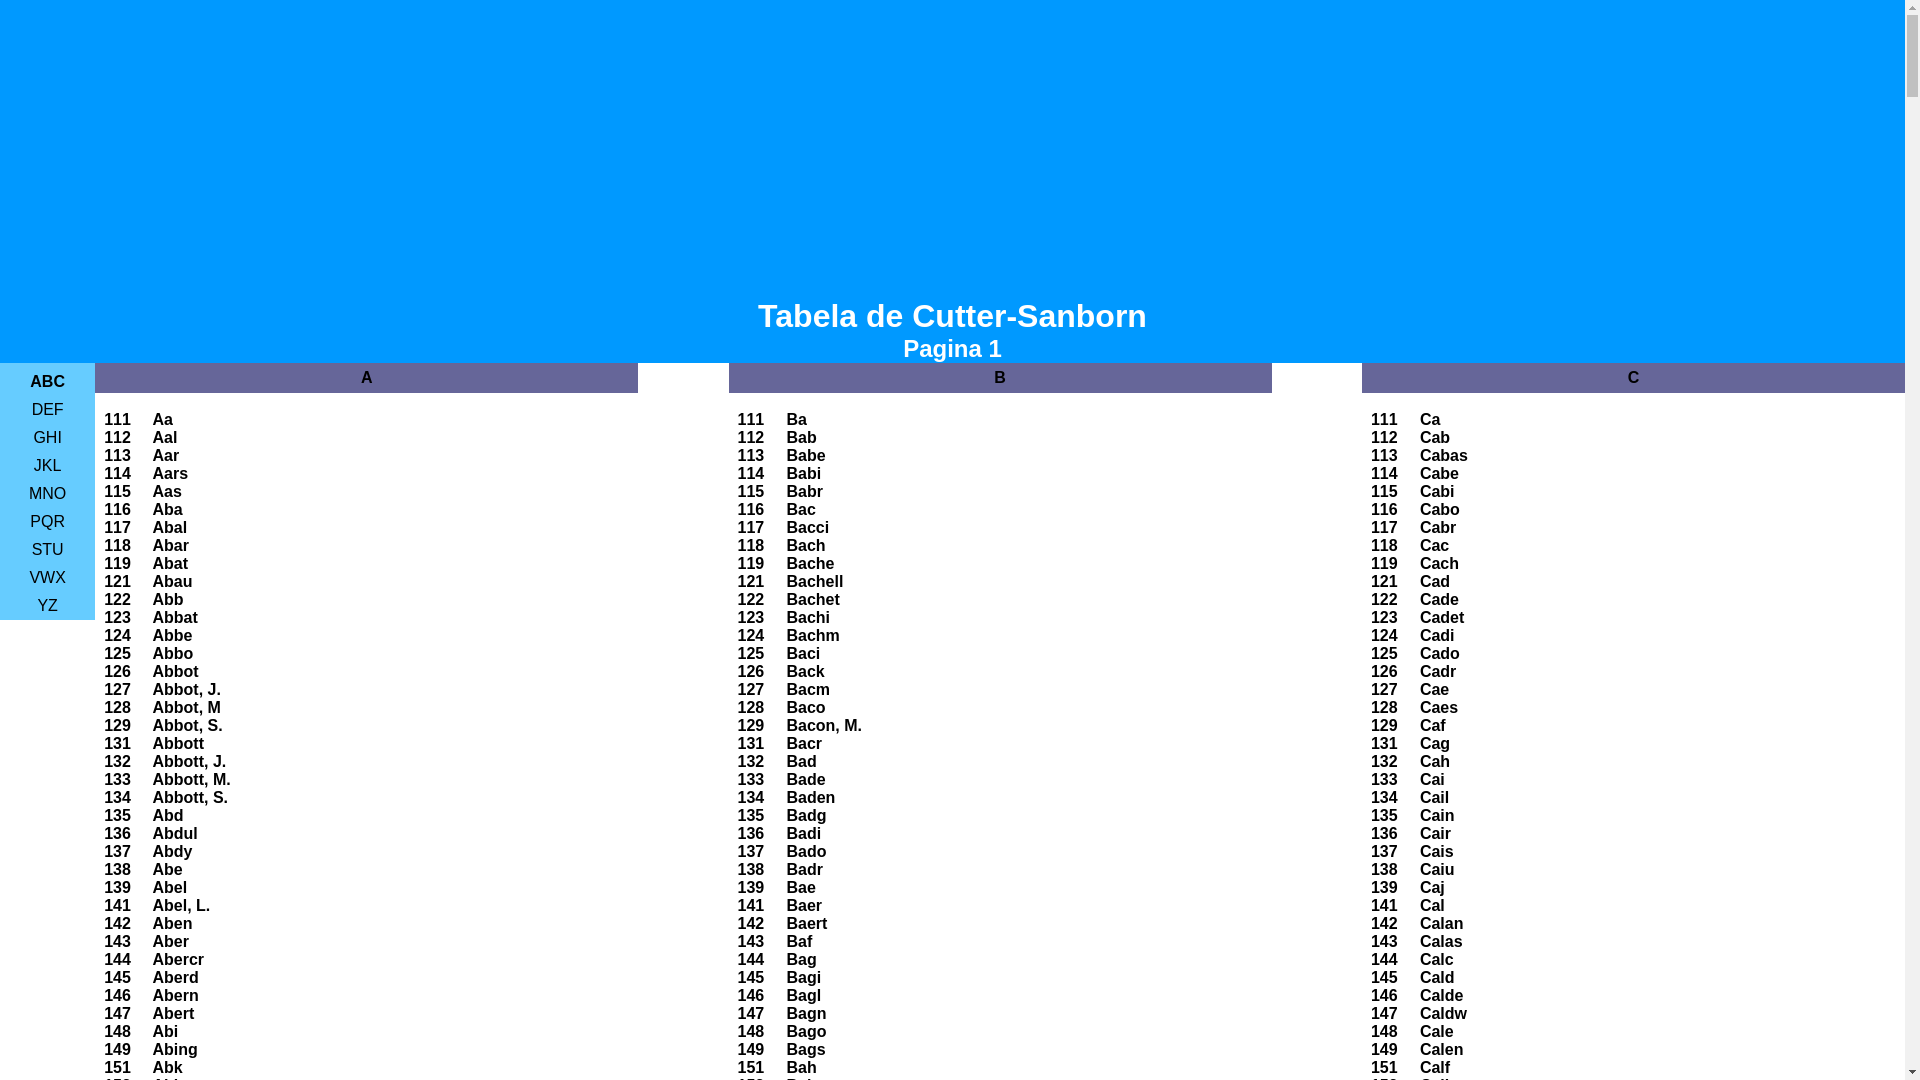 This screenshot has width=1920, height=1080. I want to click on 'VWX', so click(47, 577).